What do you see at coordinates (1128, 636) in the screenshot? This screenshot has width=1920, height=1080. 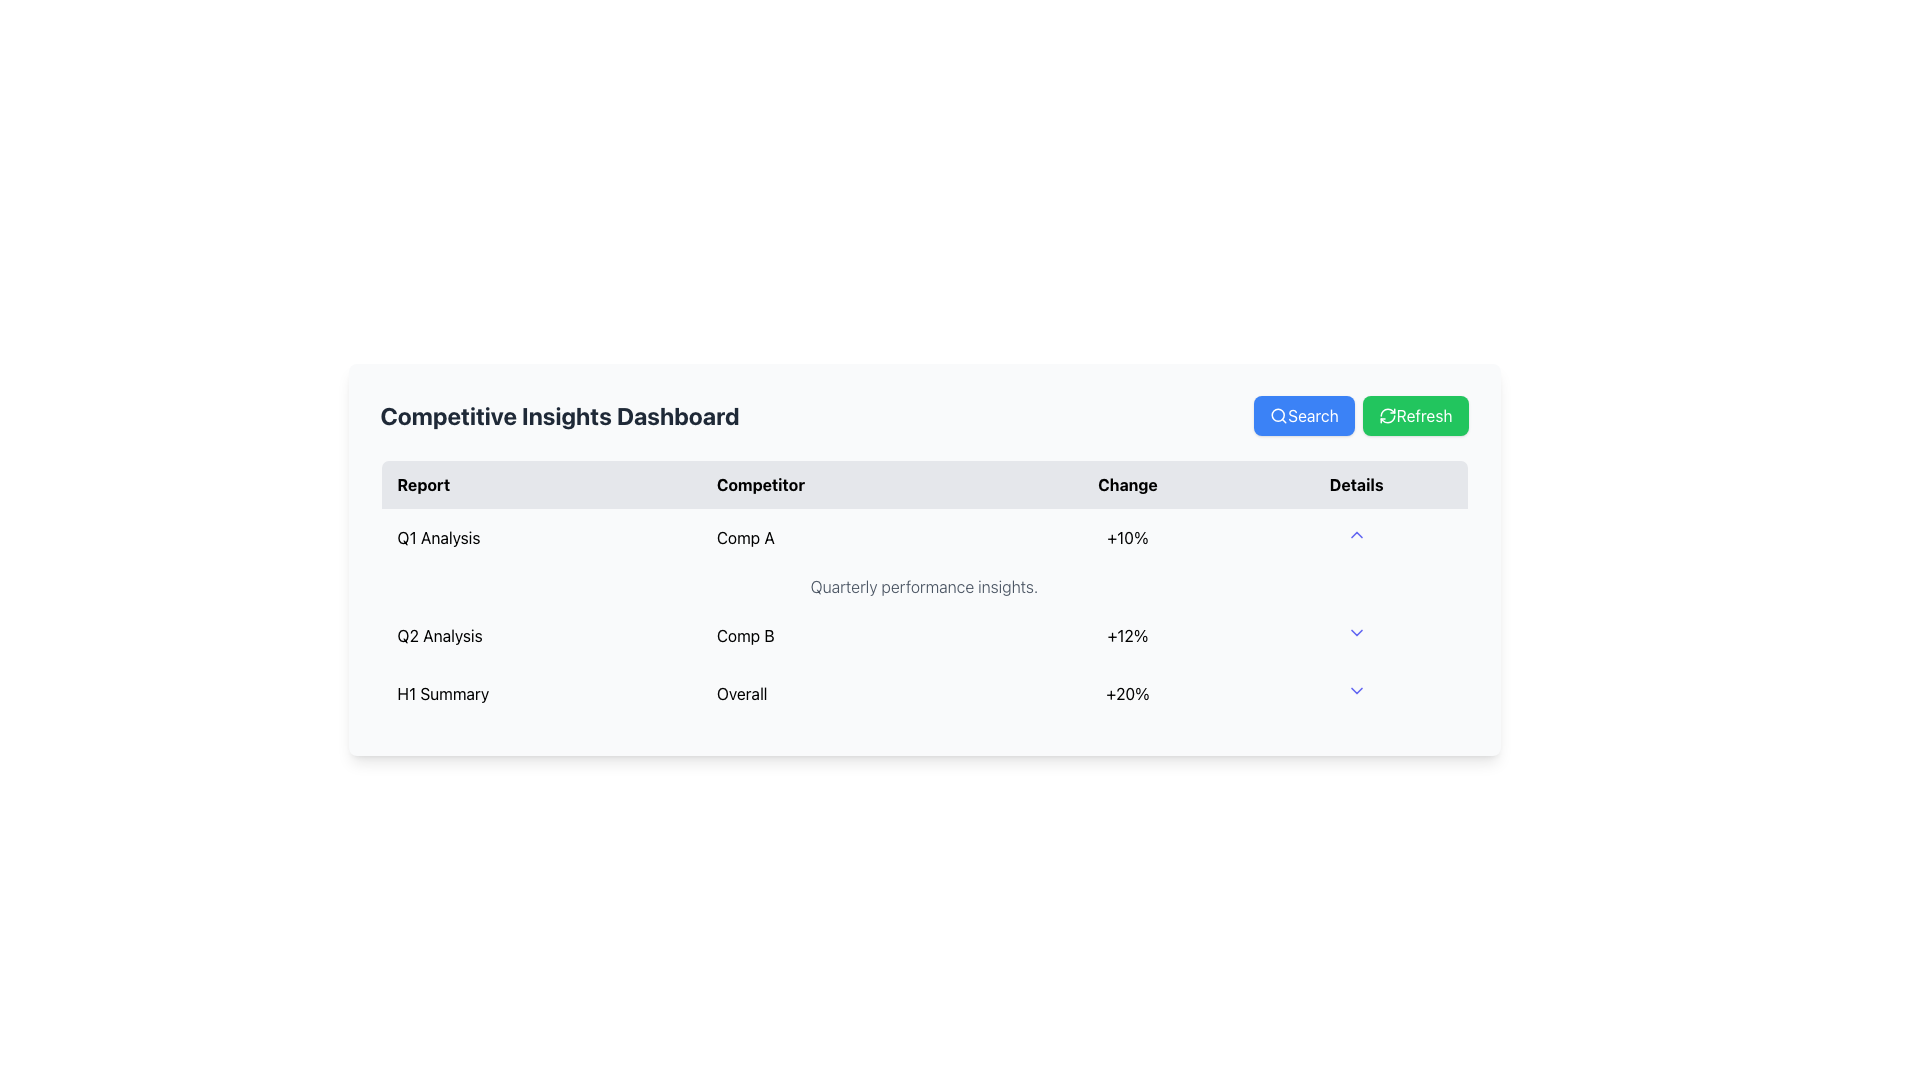 I see `the numeric value Text label indicating a percentage change associated with 'Q2 Analysis Comp B+12%' in the 'Change' column` at bounding box center [1128, 636].